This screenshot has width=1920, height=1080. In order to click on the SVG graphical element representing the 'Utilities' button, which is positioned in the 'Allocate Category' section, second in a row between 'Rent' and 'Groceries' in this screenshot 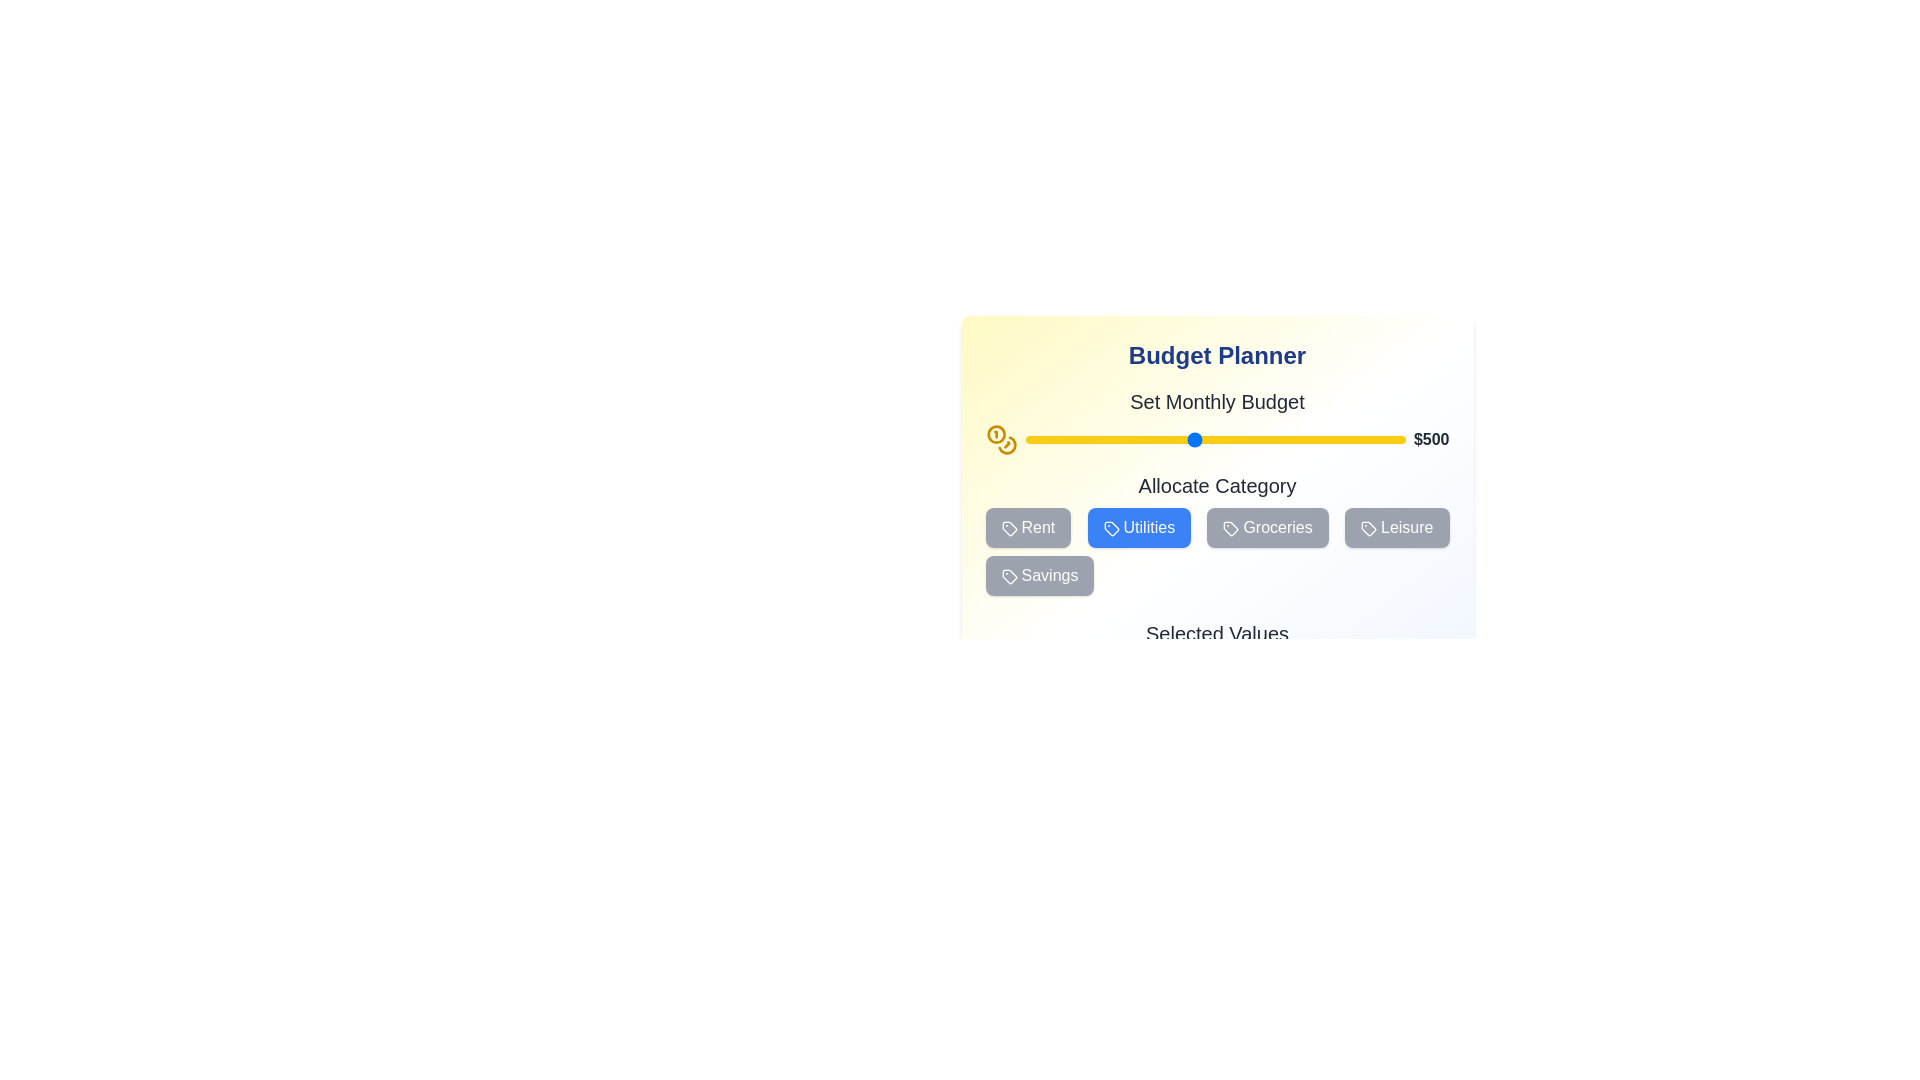, I will do `click(1110, 527)`.